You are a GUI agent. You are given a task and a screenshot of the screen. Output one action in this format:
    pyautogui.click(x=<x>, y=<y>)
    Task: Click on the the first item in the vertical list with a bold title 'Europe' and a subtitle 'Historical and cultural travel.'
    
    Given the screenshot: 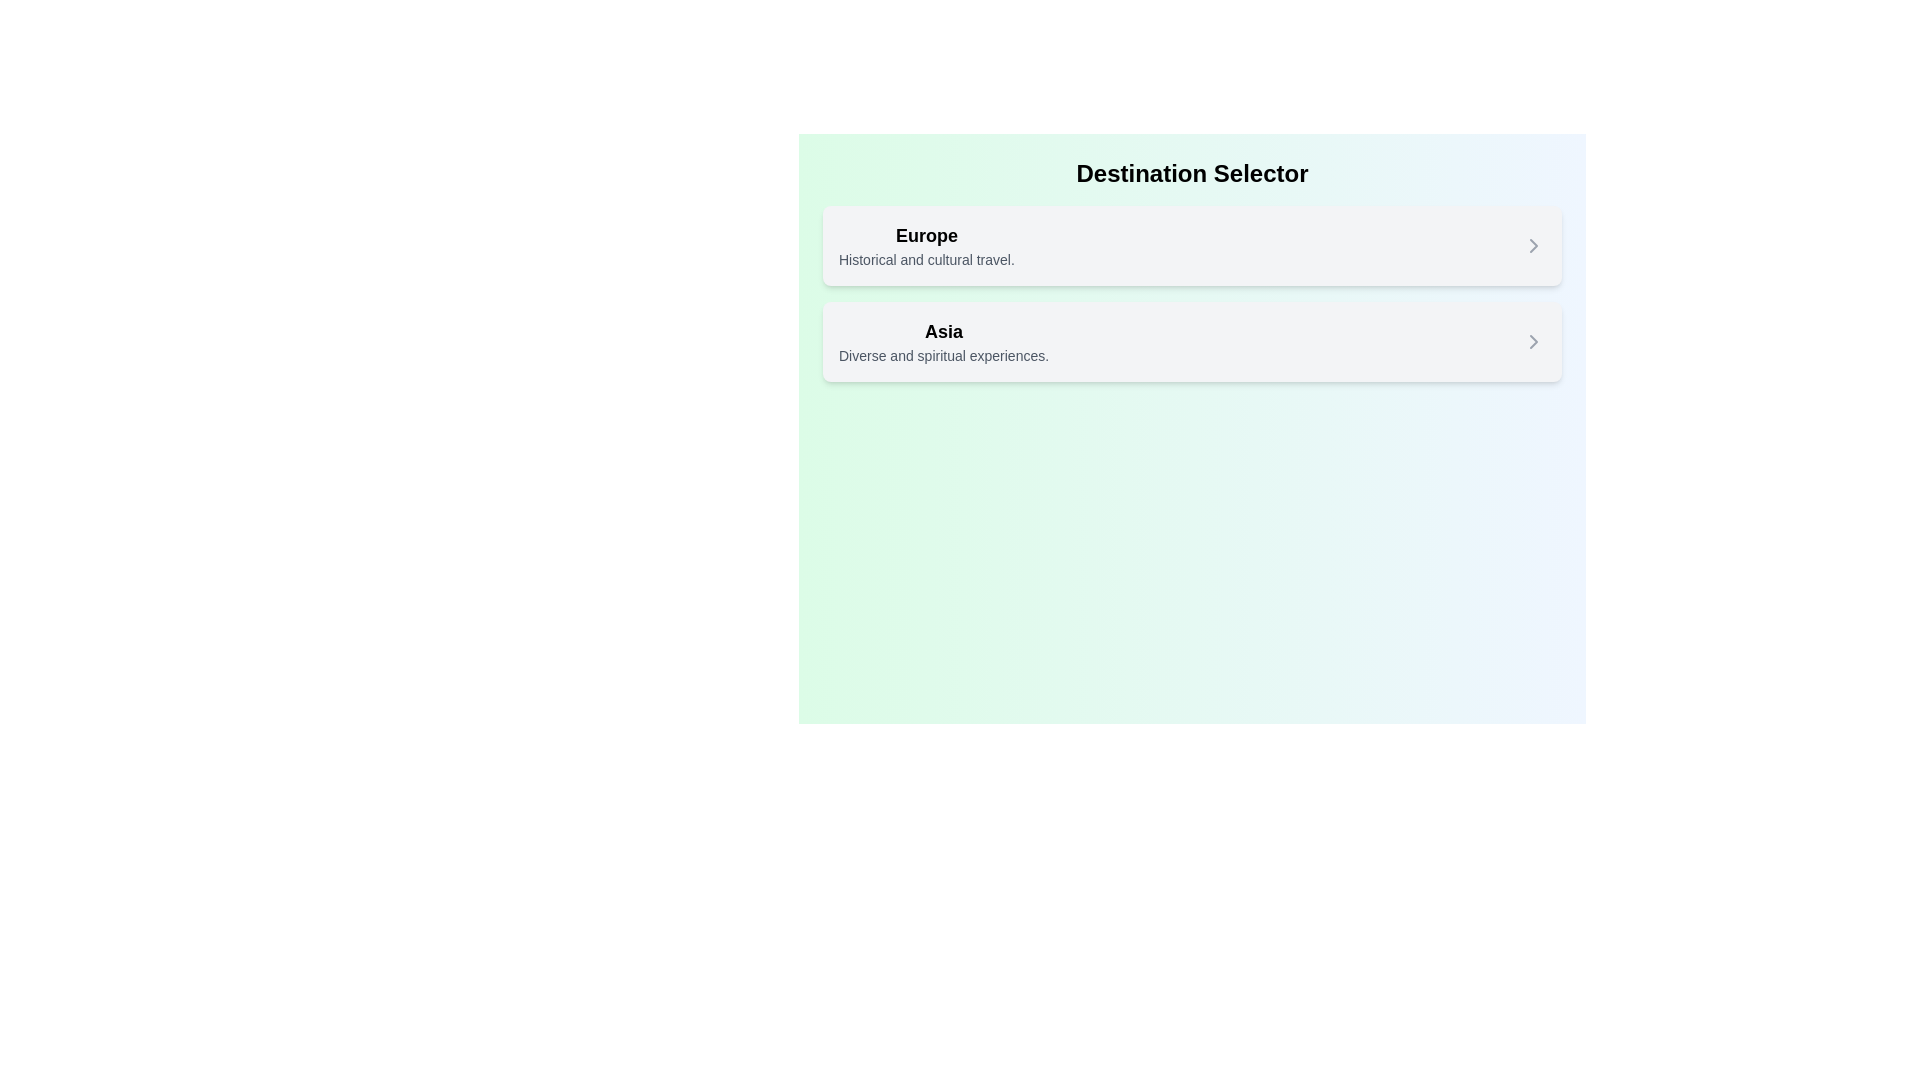 What is the action you would take?
    pyautogui.click(x=1192, y=245)
    